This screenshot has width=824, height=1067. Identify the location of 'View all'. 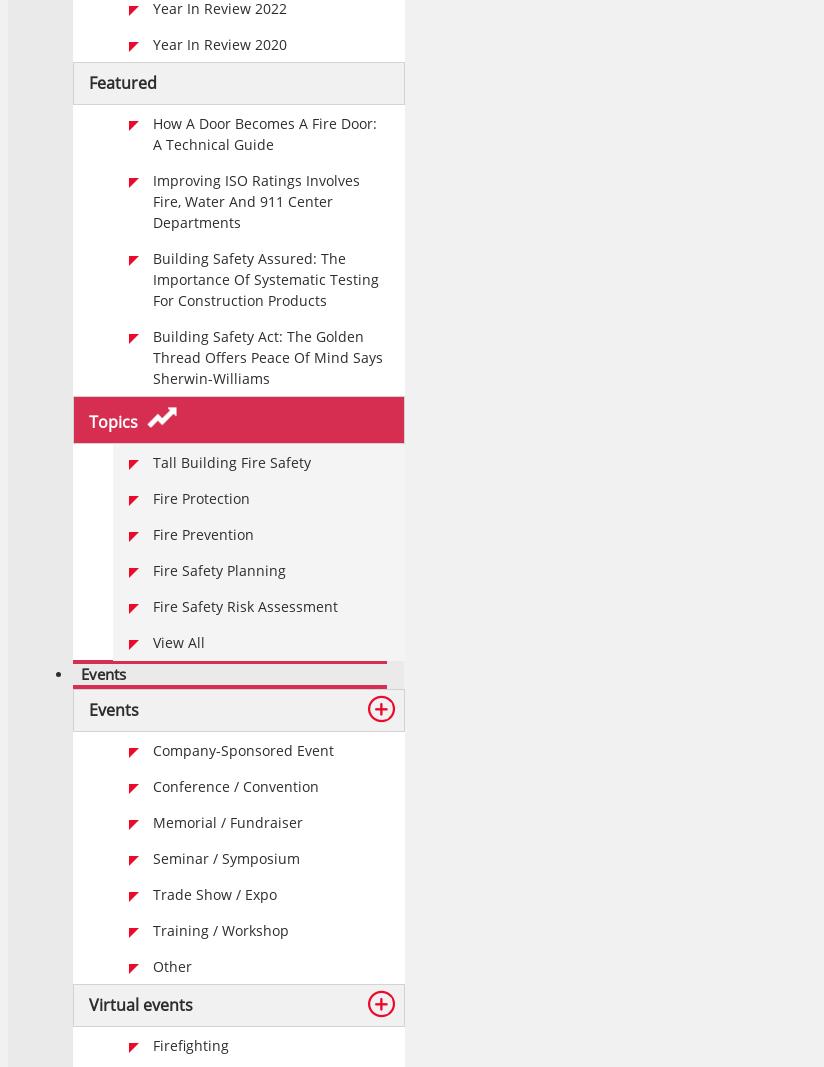
(178, 642).